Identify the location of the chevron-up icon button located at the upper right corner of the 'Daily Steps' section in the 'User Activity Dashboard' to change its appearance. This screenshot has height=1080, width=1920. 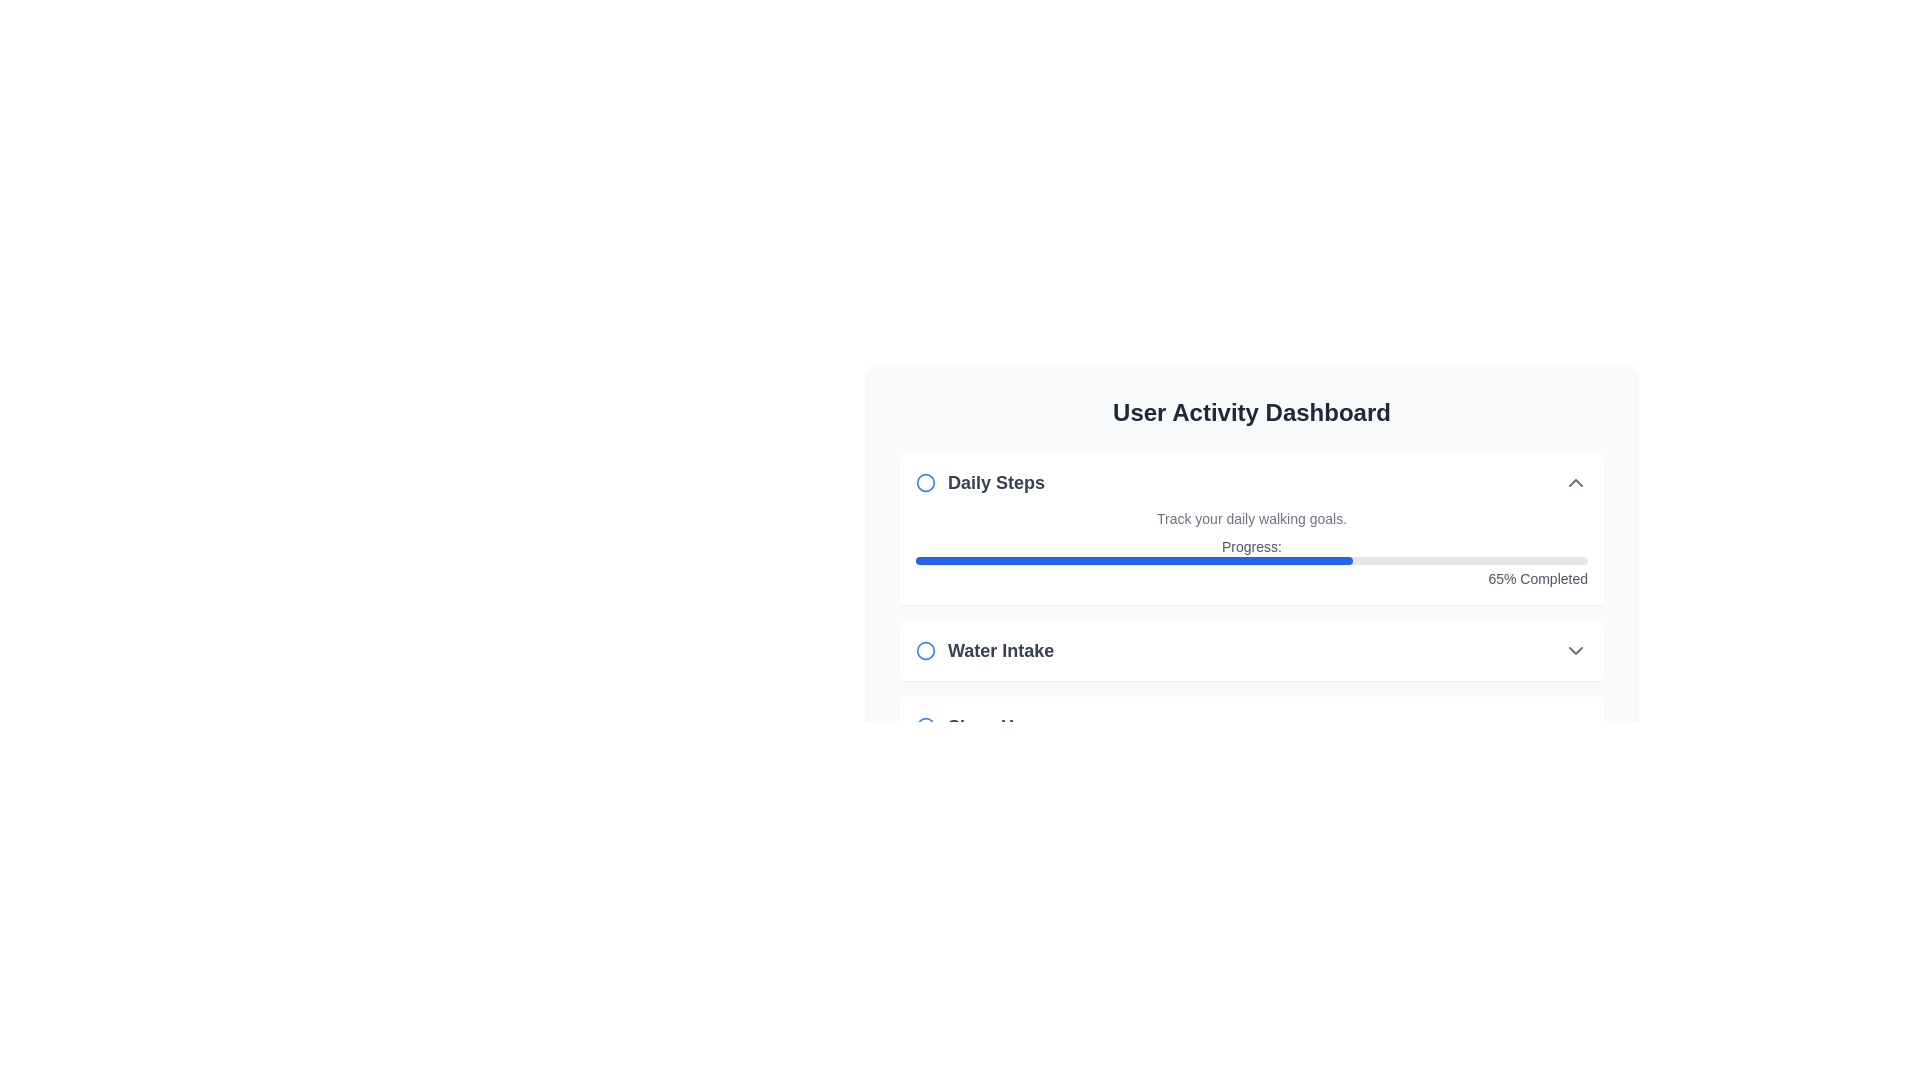
(1574, 482).